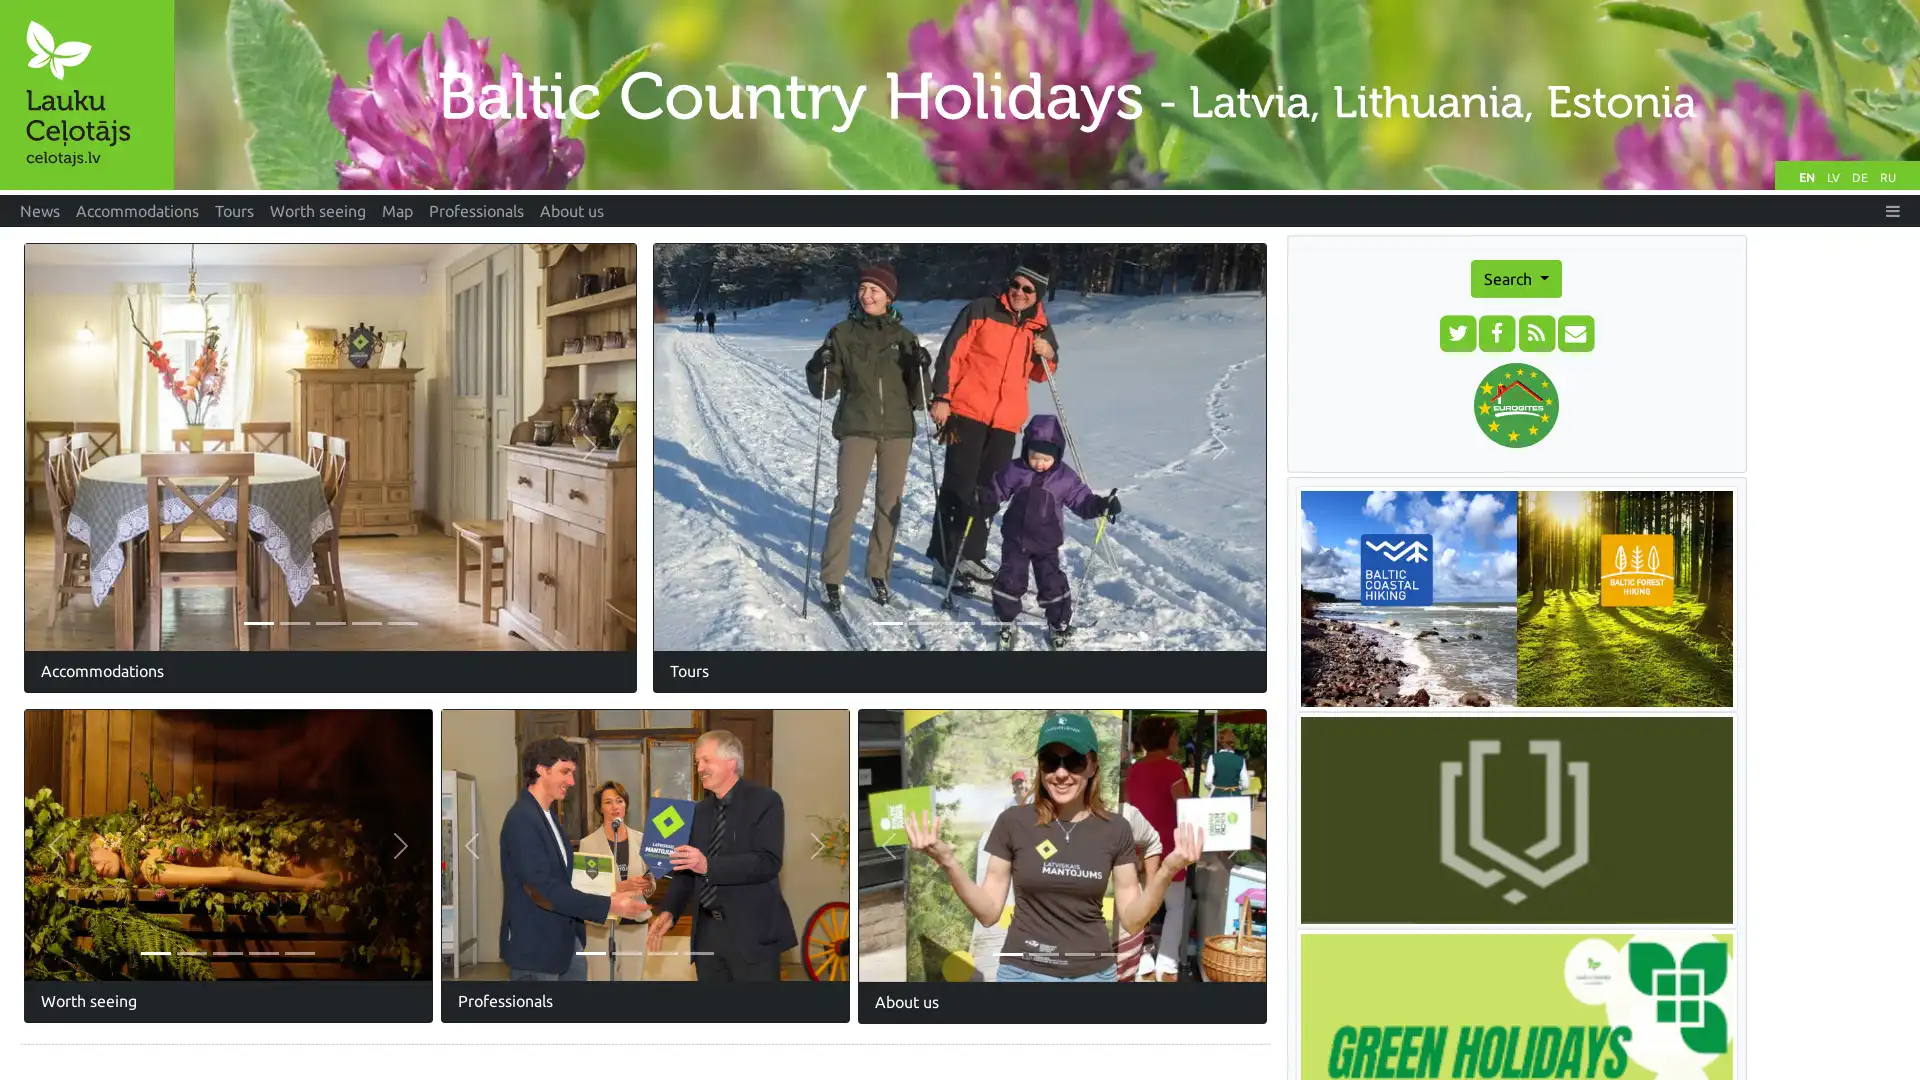 The height and width of the screenshot is (1080, 1920). What do you see at coordinates (700, 446) in the screenshot?
I see `Previous` at bounding box center [700, 446].